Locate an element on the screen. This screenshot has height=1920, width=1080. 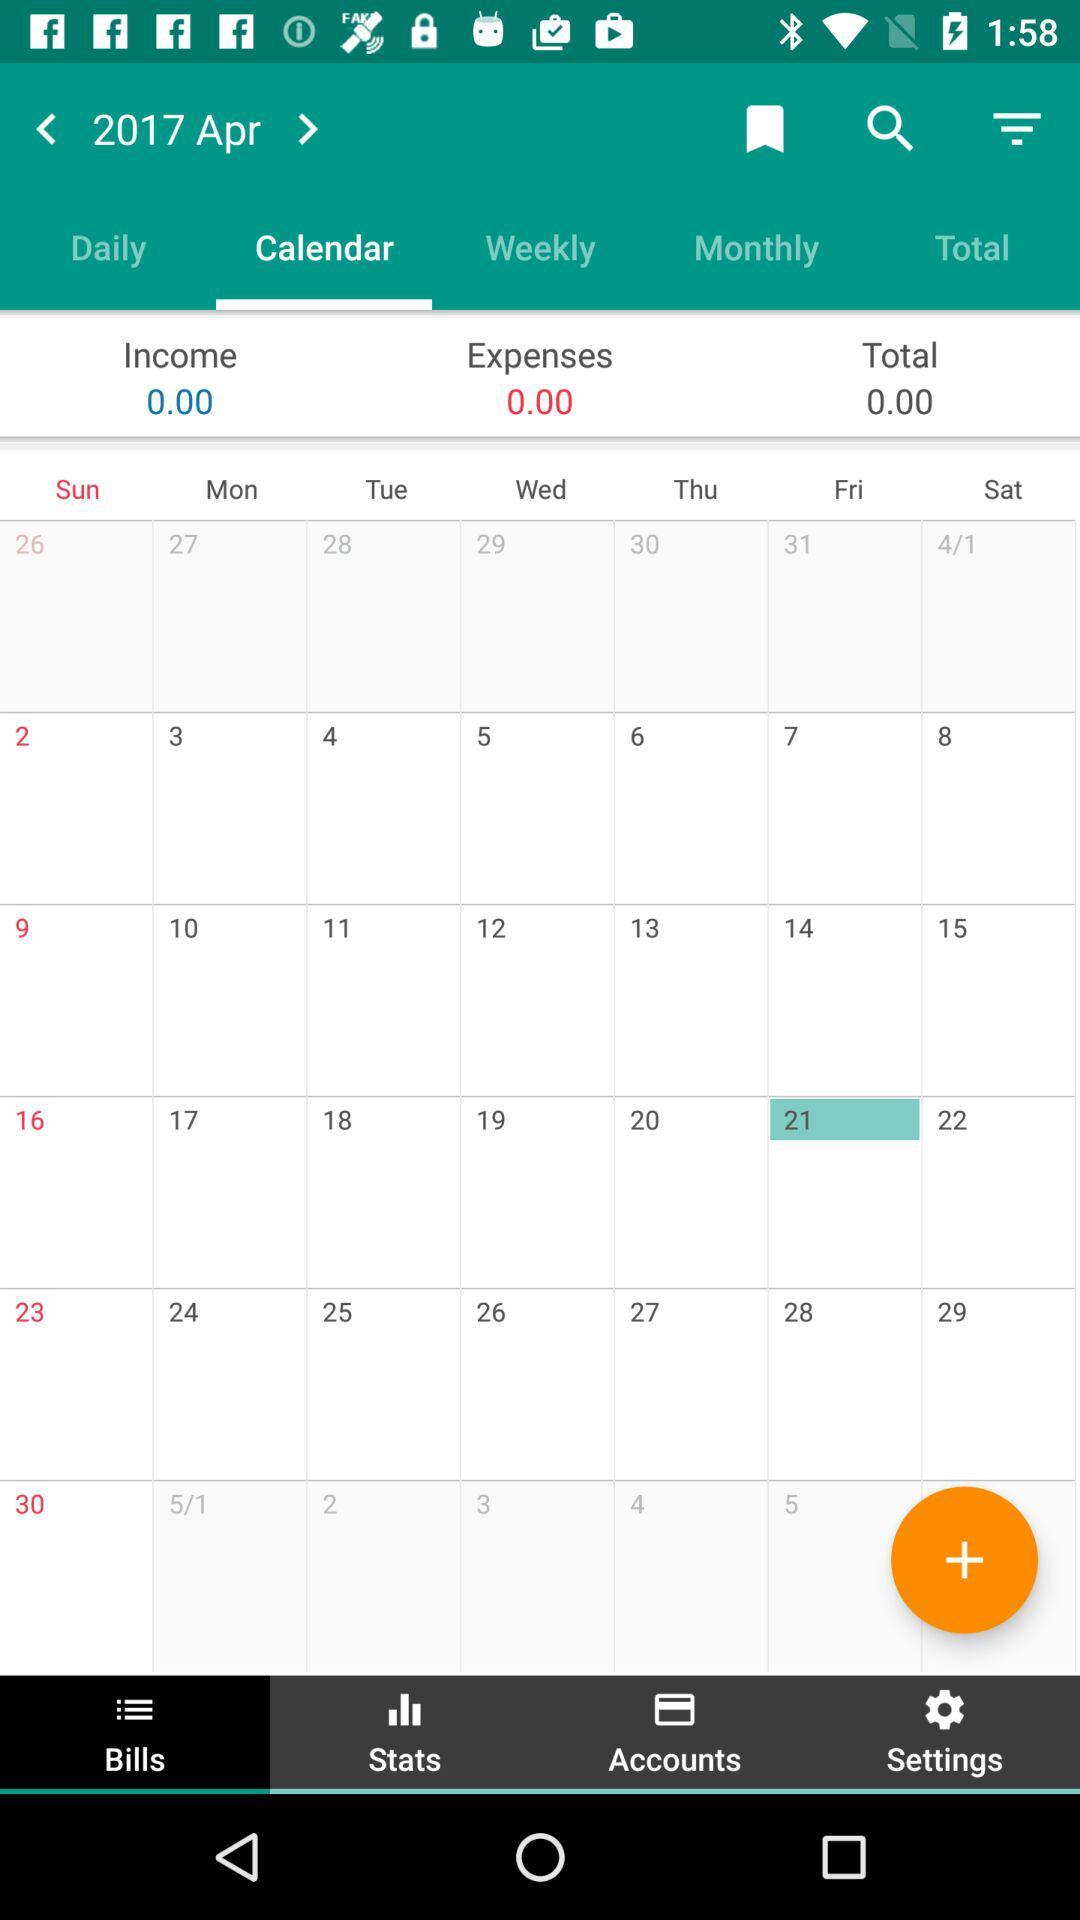
date is located at coordinates (764, 127).